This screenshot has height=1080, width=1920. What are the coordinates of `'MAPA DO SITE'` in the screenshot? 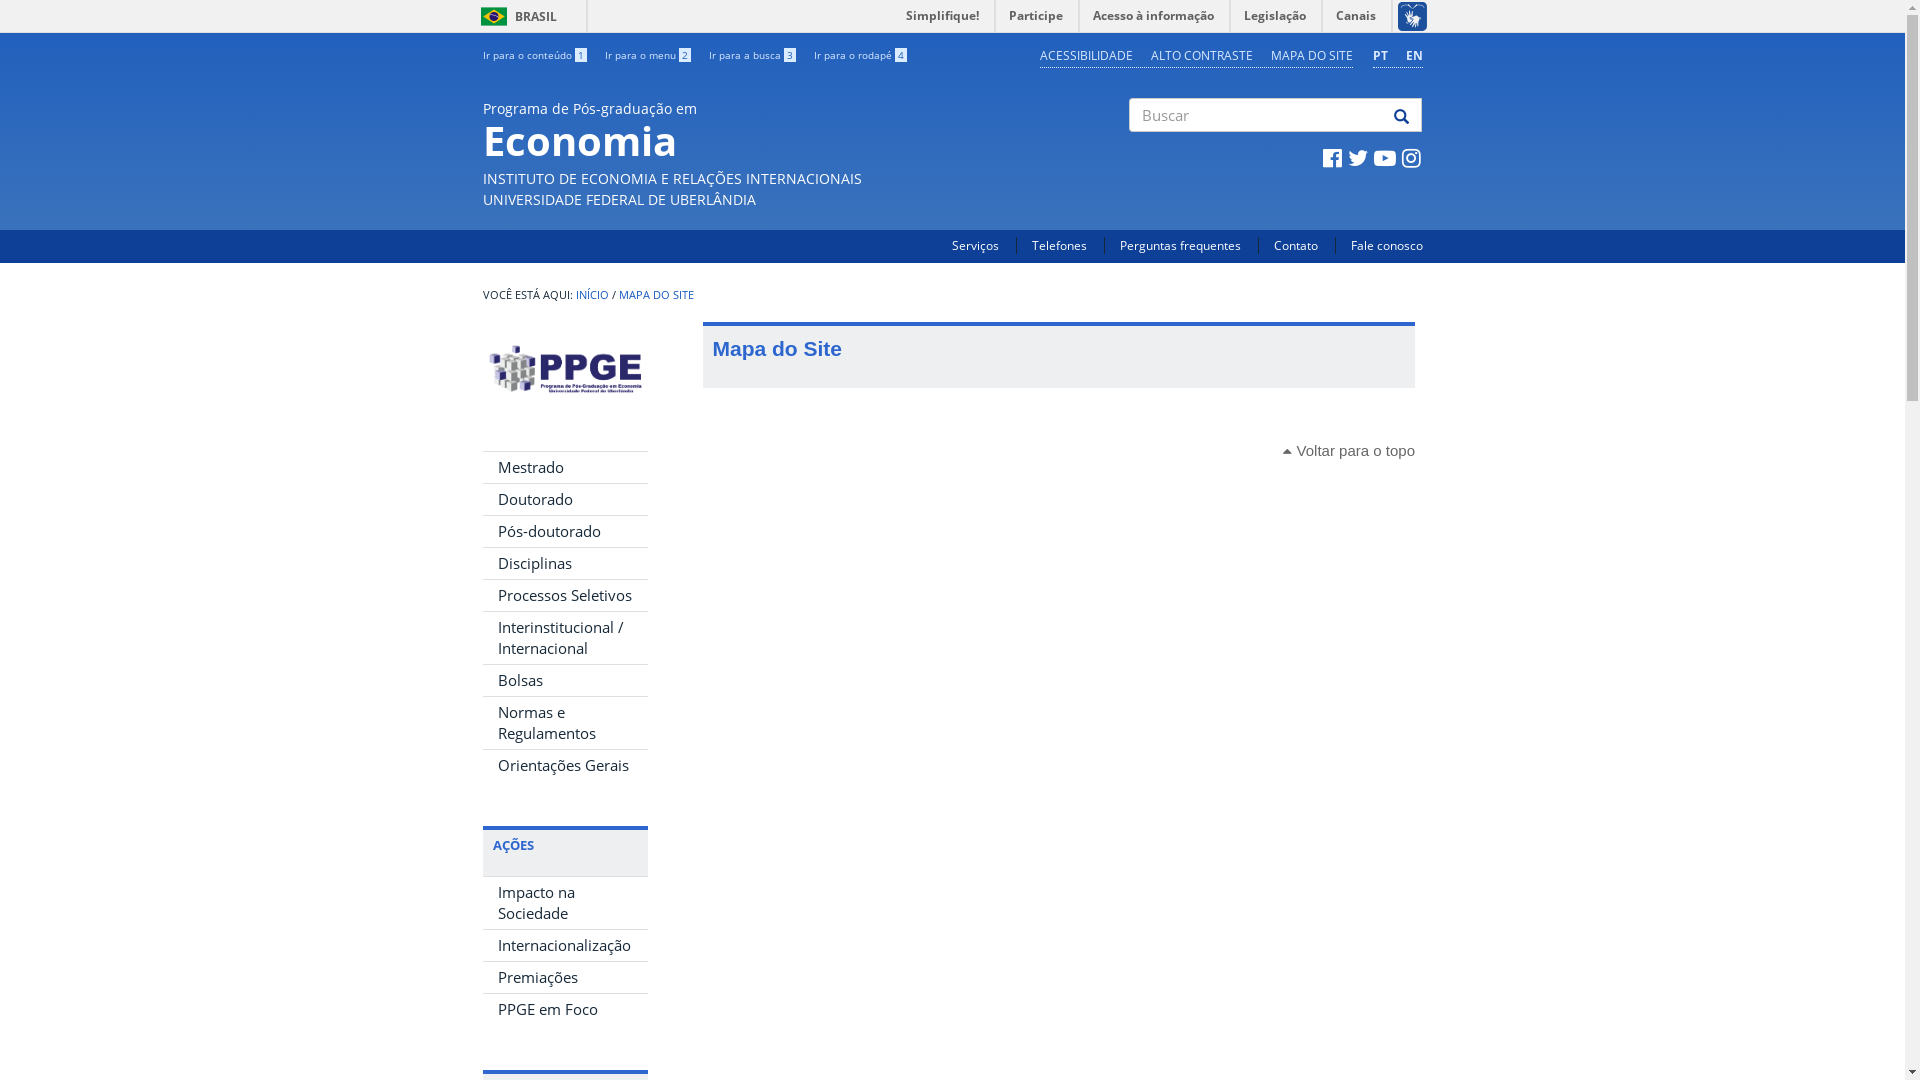 It's located at (655, 294).